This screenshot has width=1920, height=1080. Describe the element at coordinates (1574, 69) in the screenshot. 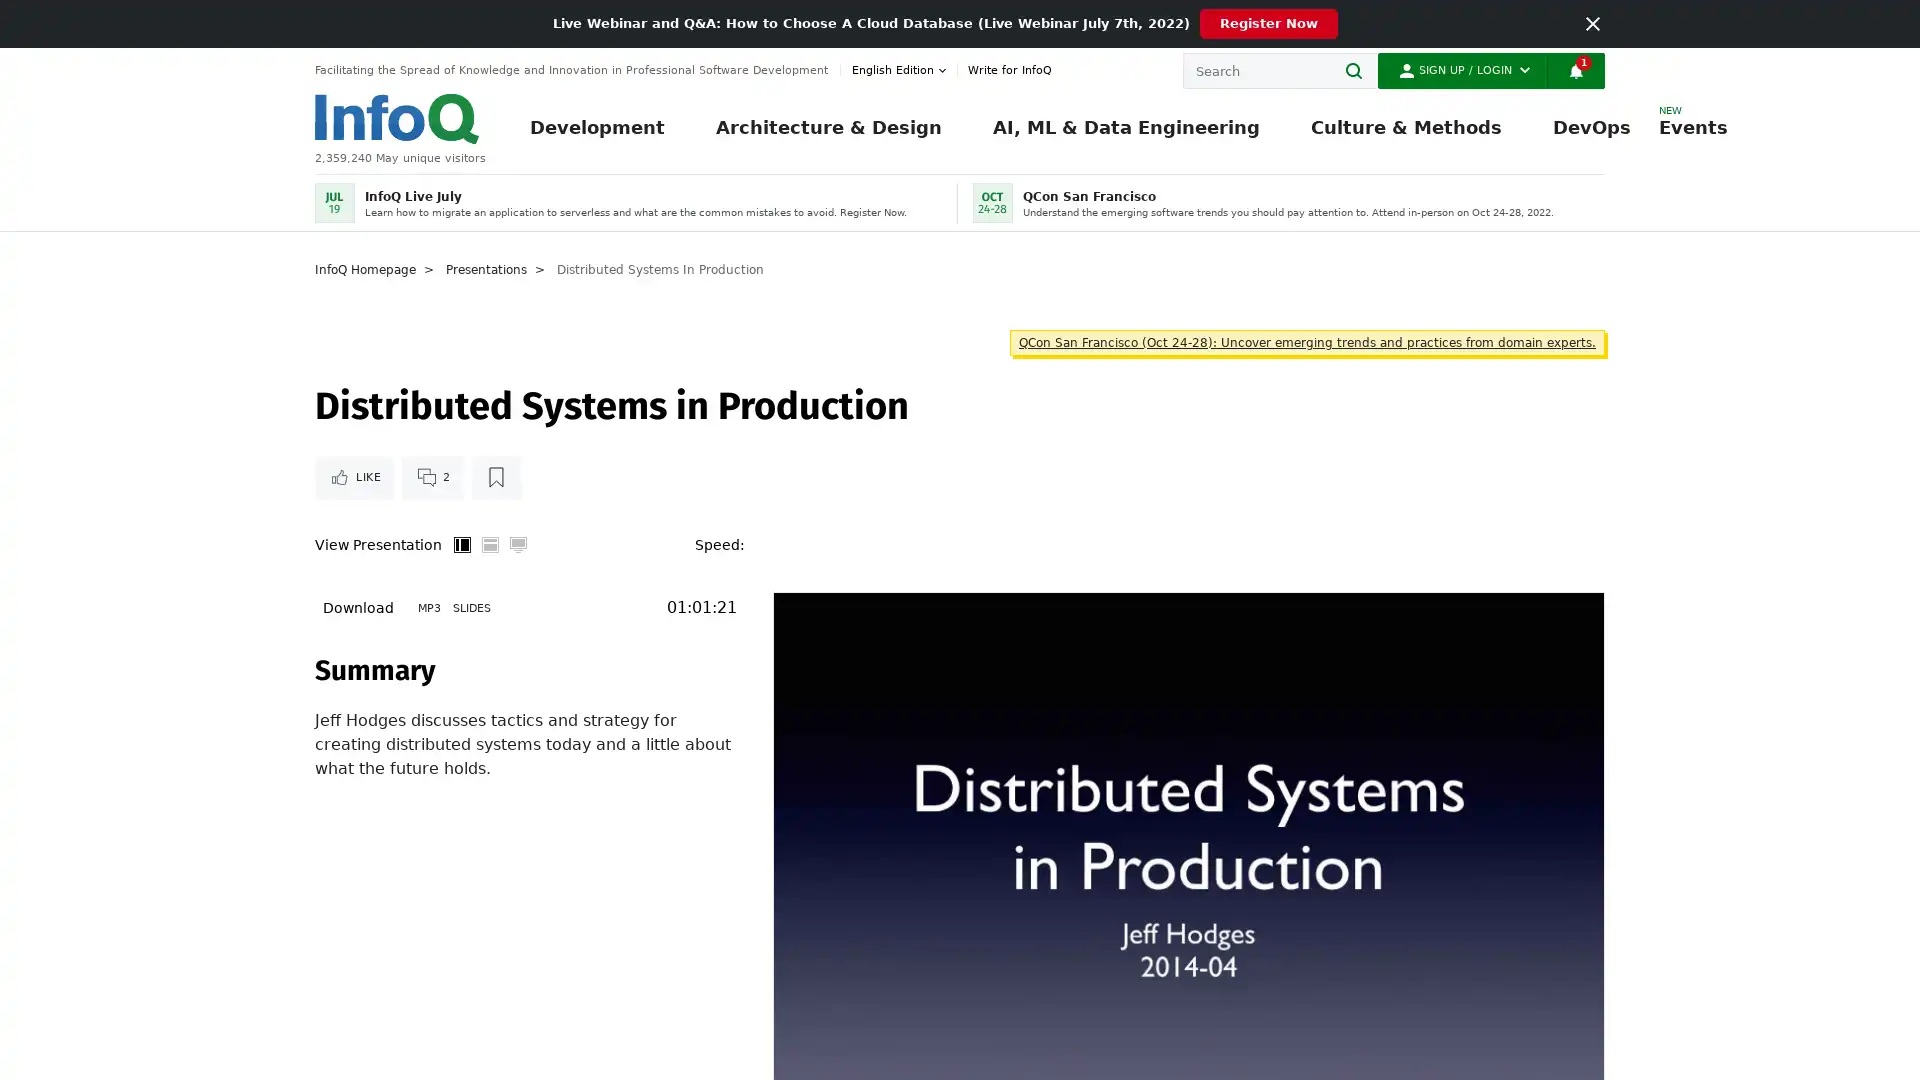

I see `Notifications` at that location.